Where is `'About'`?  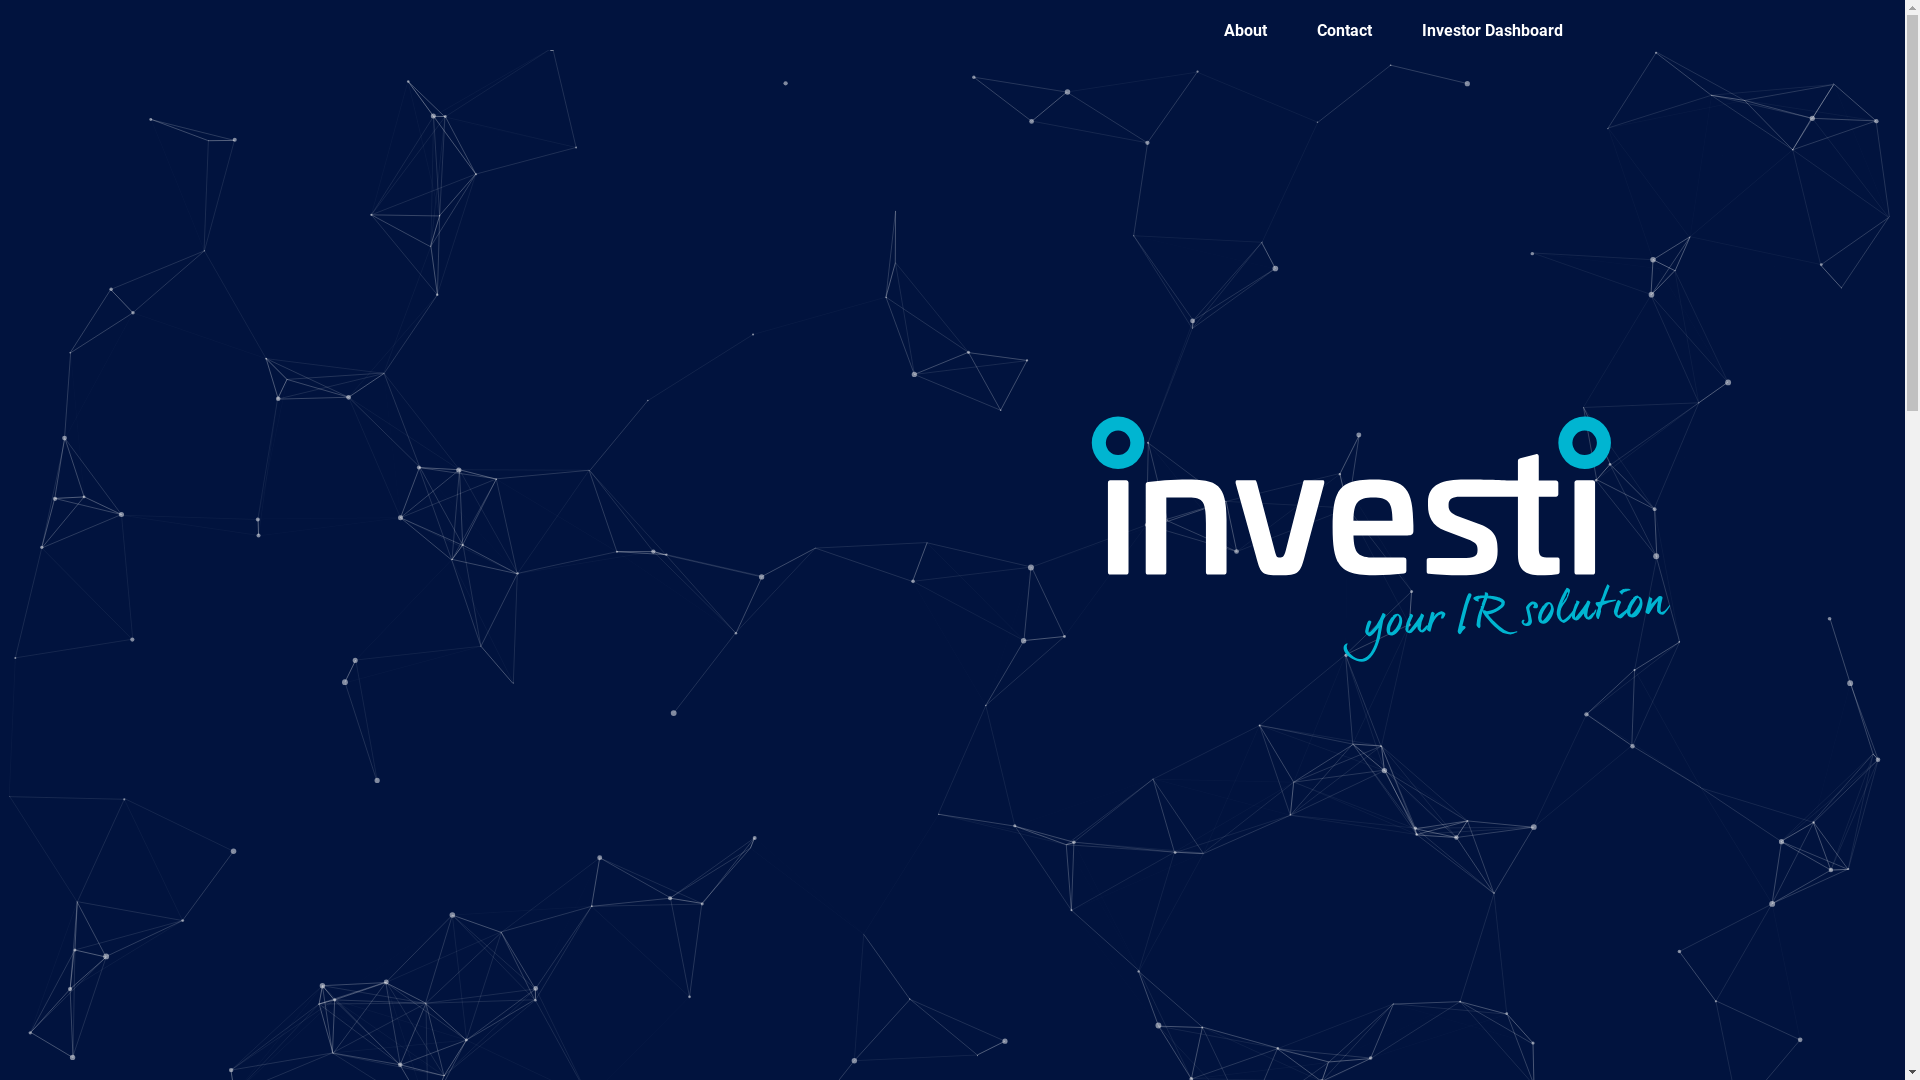
'About' is located at coordinates (1244, 30).